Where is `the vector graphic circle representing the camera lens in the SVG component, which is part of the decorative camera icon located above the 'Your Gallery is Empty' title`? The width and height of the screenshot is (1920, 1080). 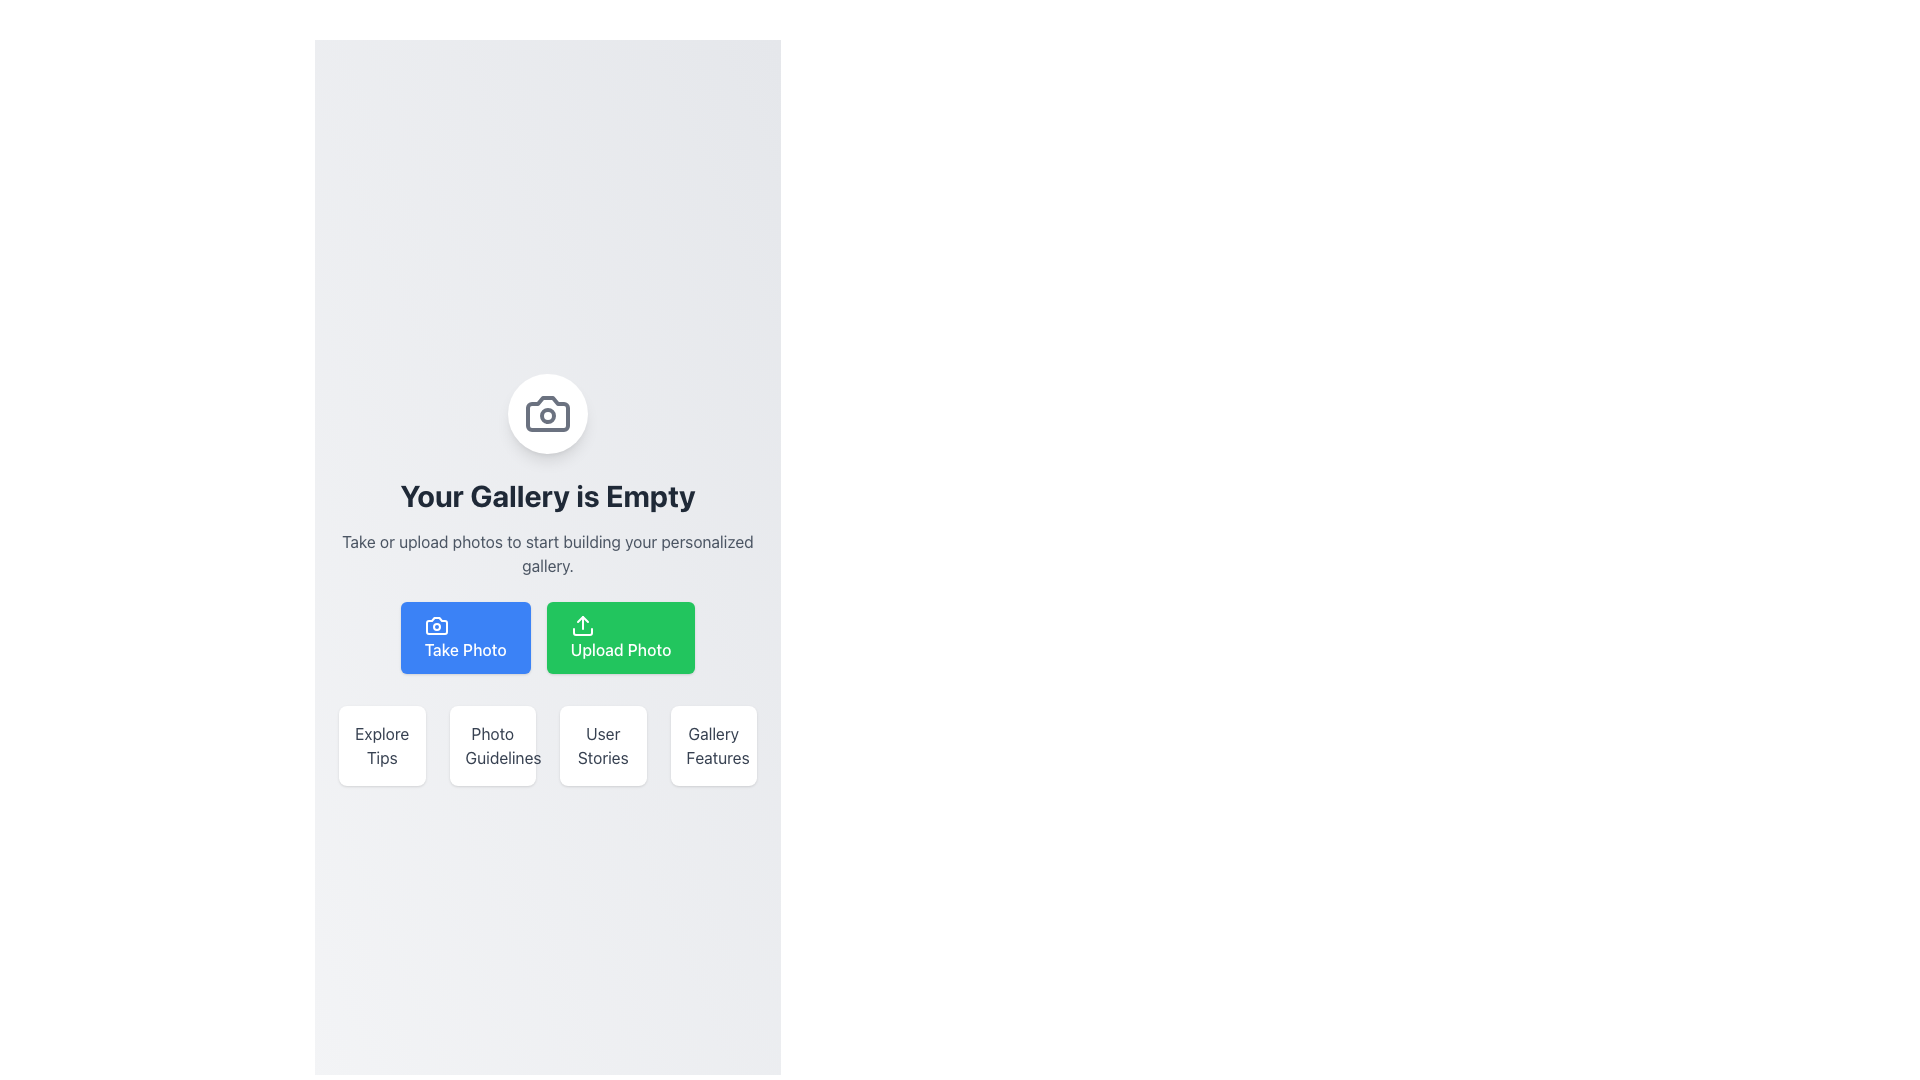 the vector graphic circle representing the camera lens in the SVG component, which is part of the decorative camera icon located above the 'Your Gallery is Empty' title is located at coordinates (547, 415).